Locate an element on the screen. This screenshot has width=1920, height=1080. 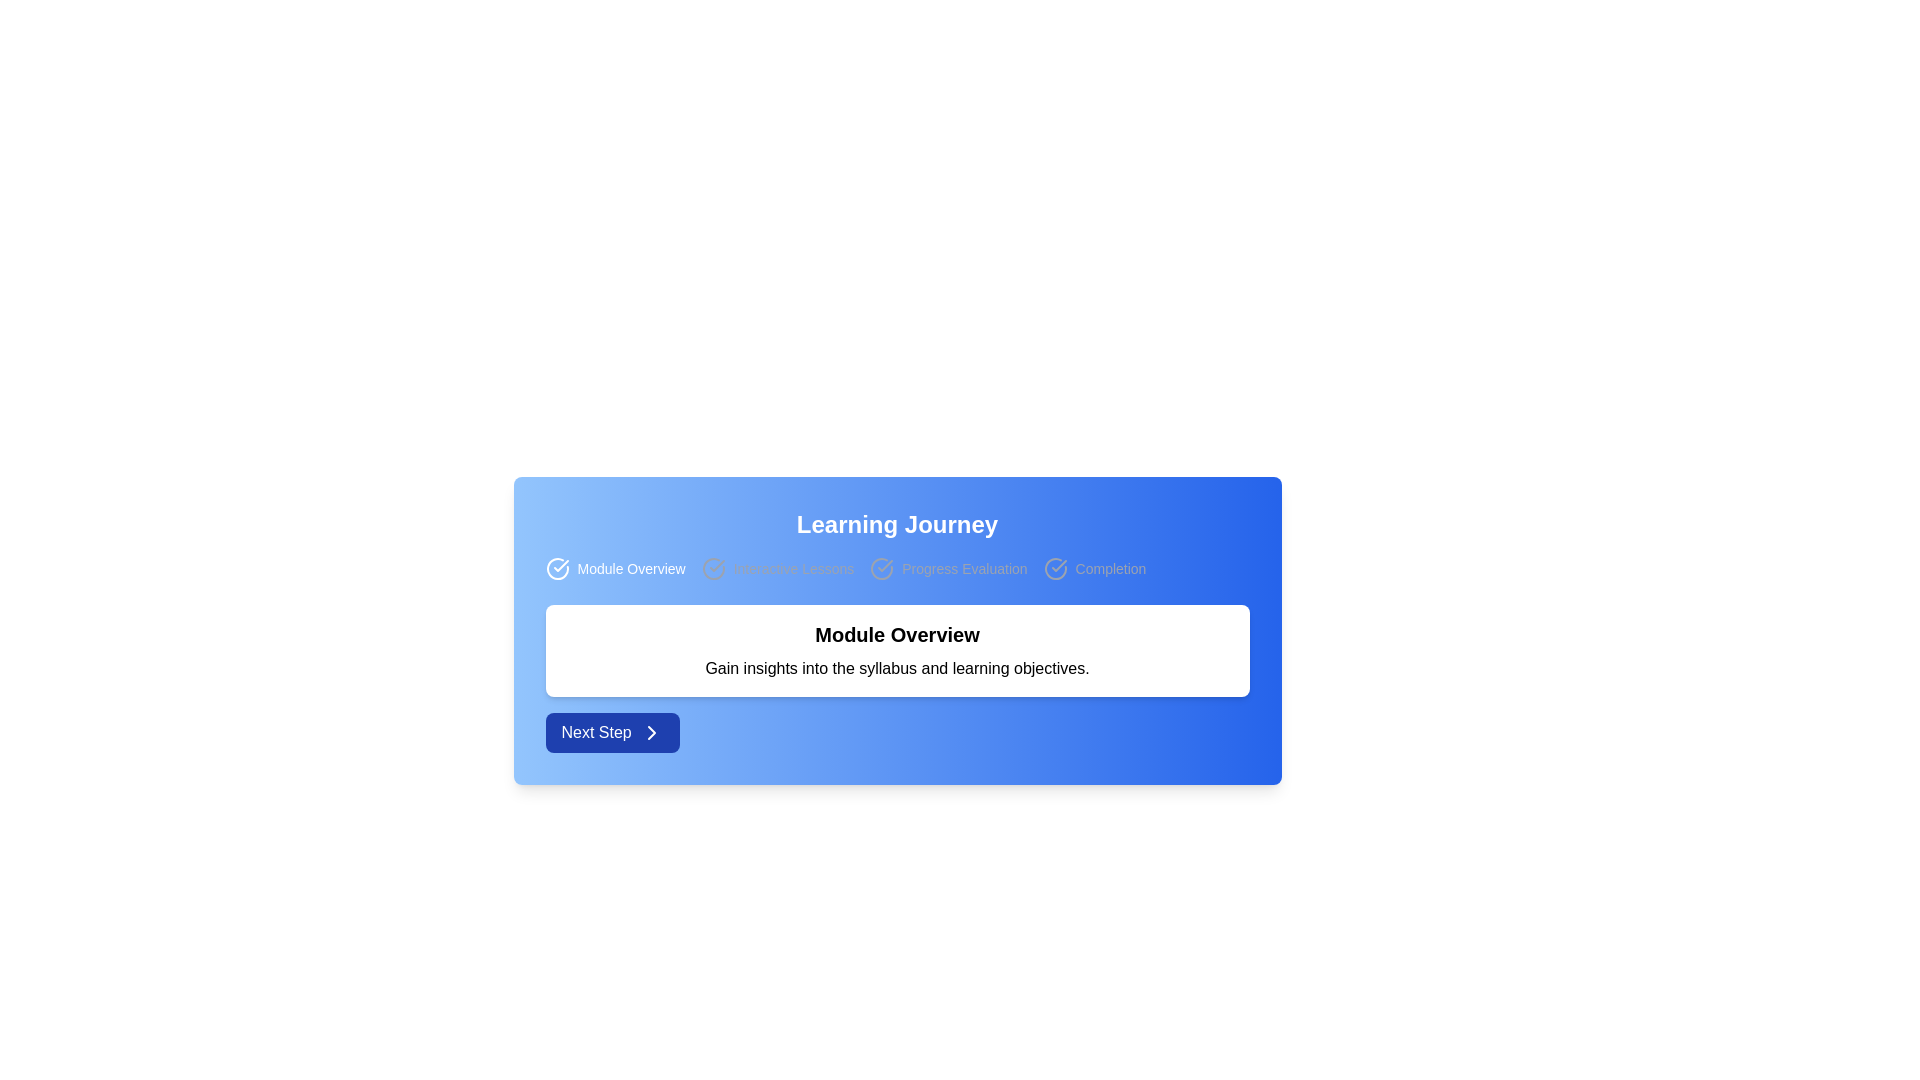
the right-pointing chevron-shaped icon within the 'Next Step' button for additional visual feedback is located at coordinates (651, 732).